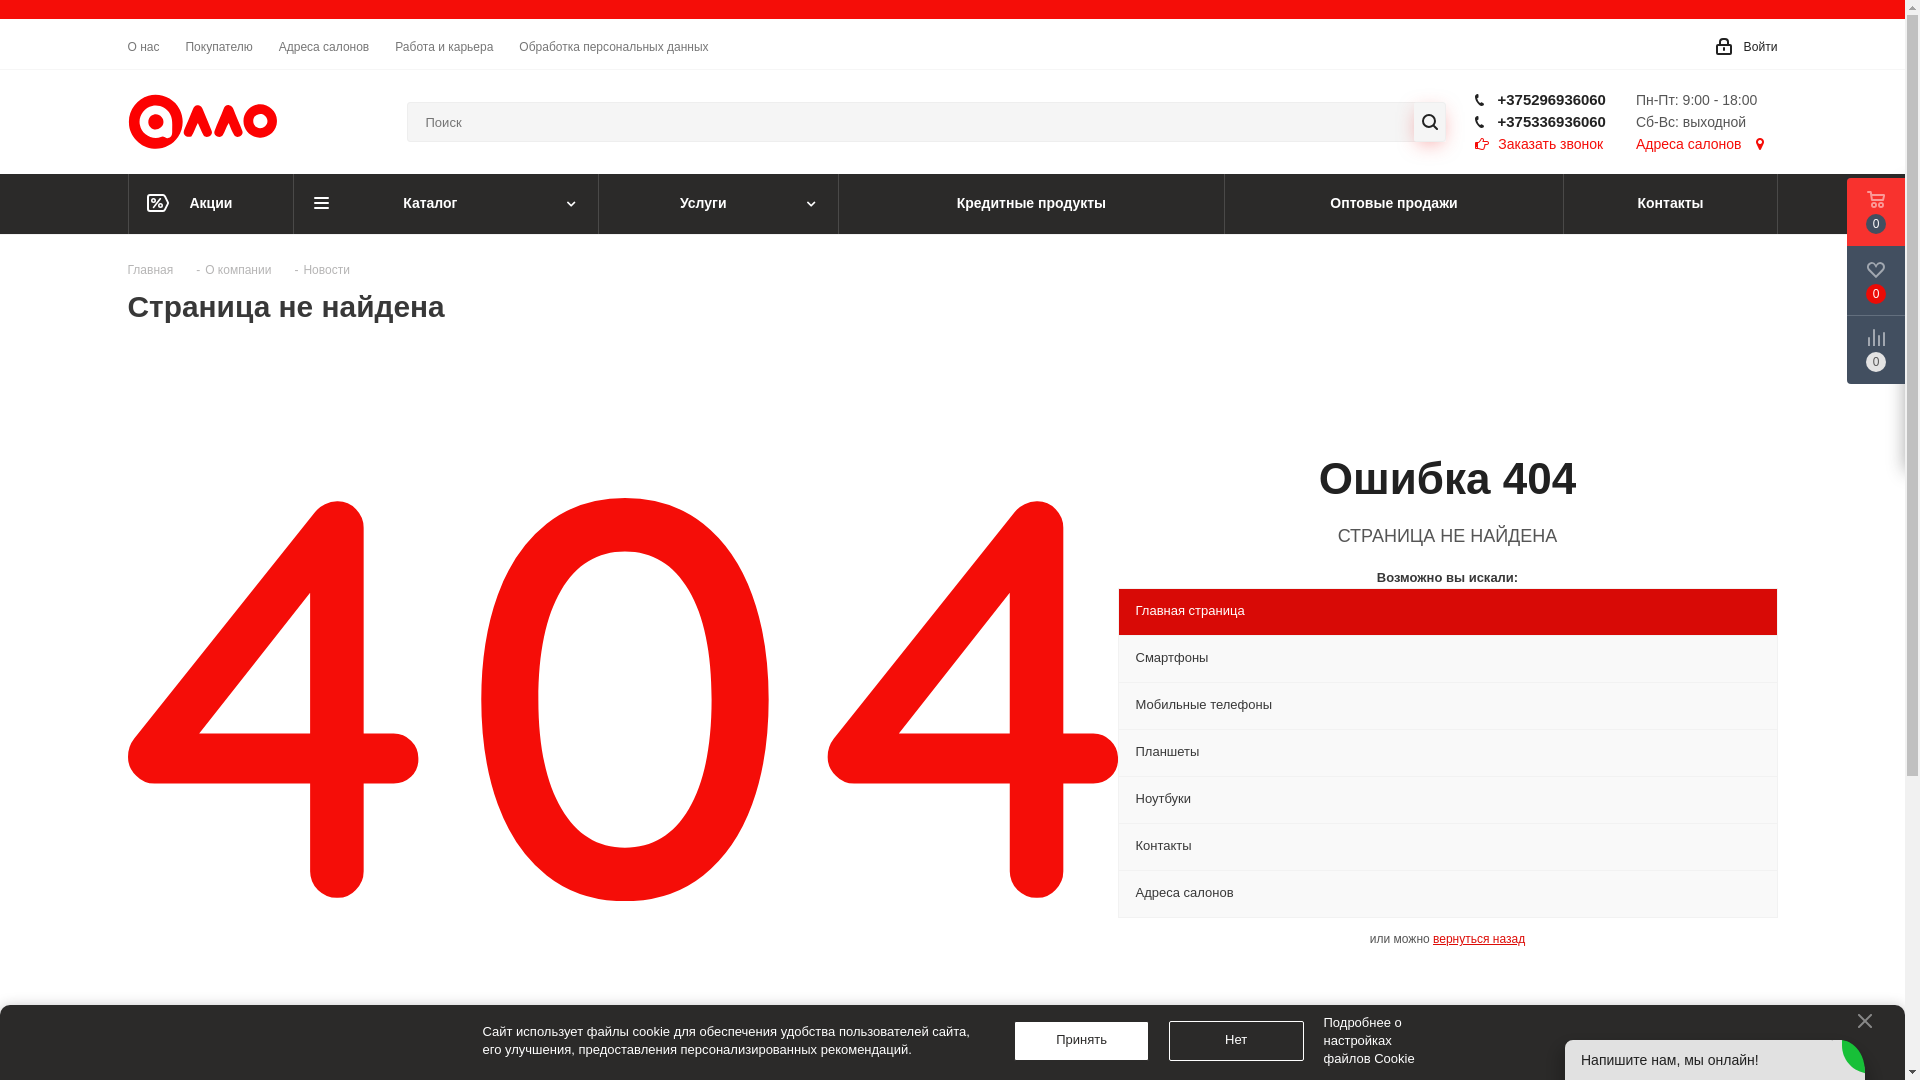 Image resolution: width=1920 pixels, height=1080 pixels. I want to click on '+375296936060', so click(1497, 99).